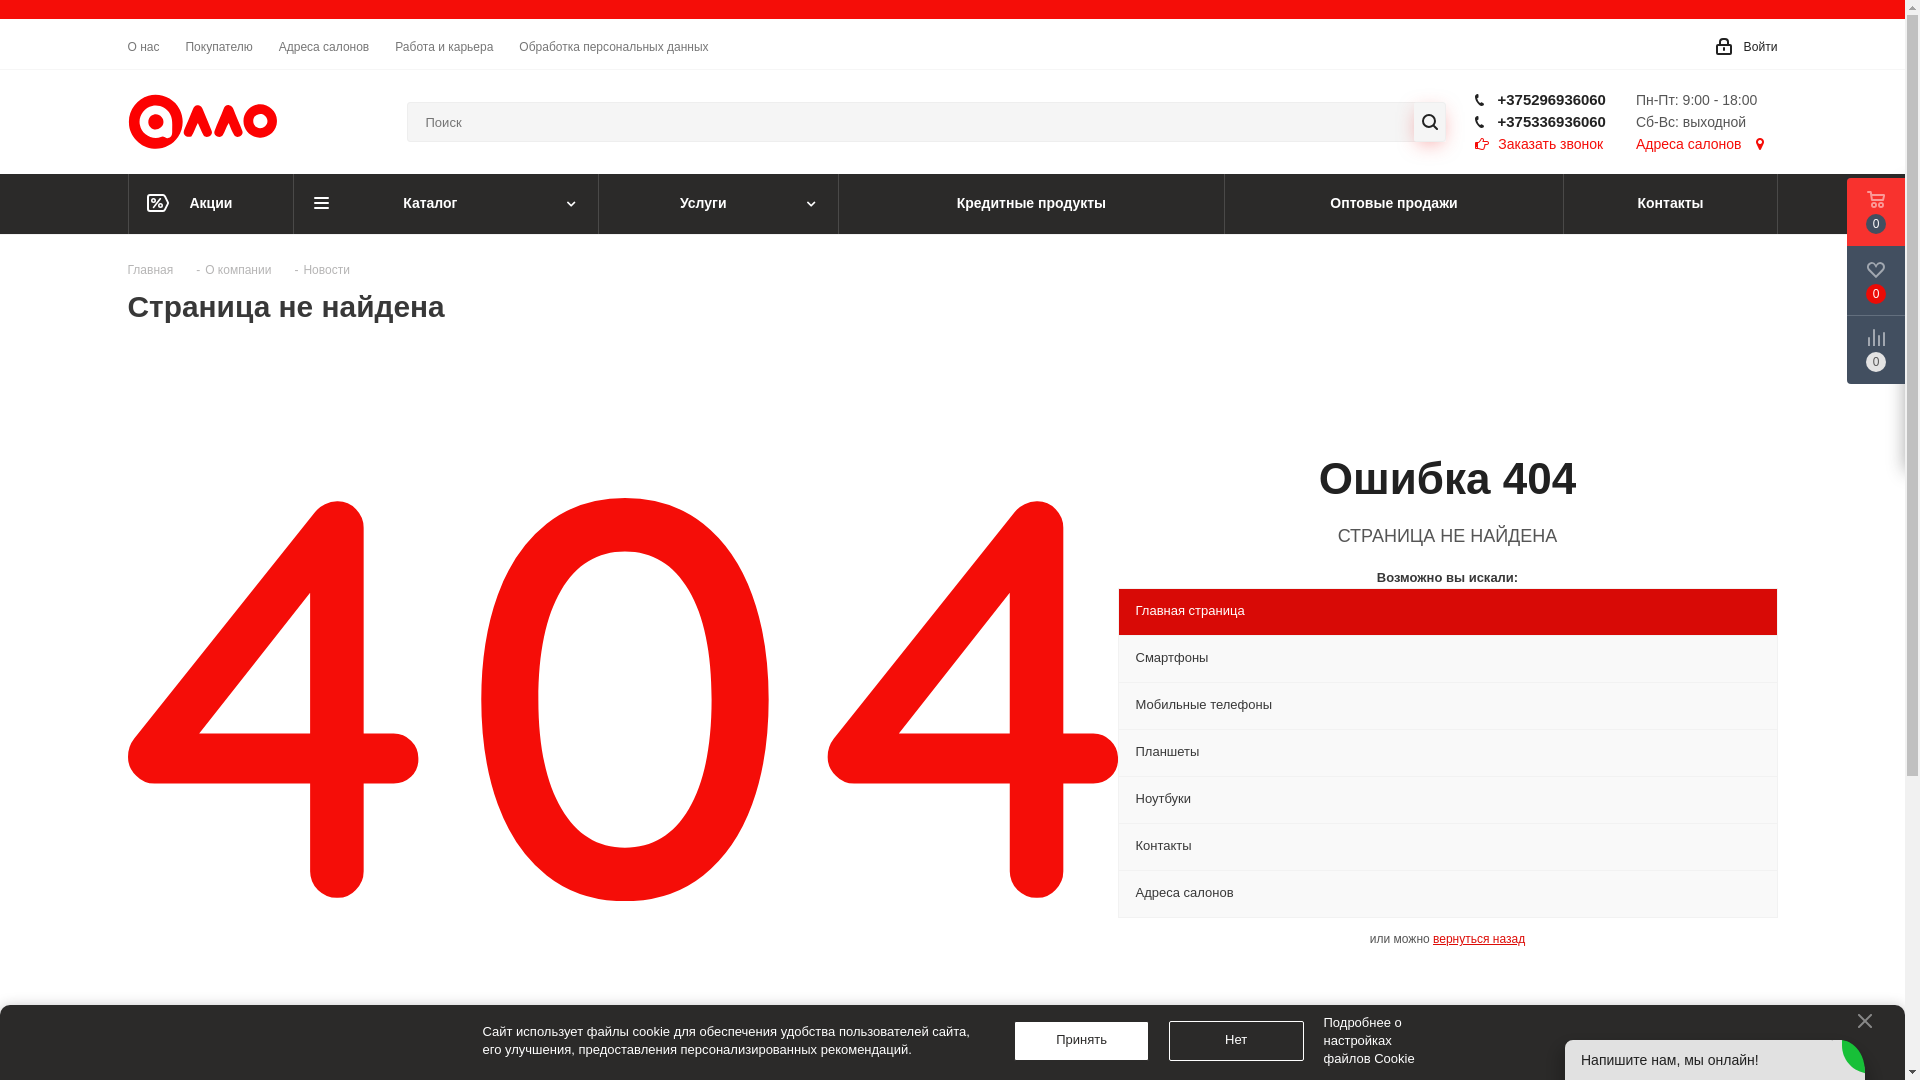 Image resolution: width=1920 pixels, height=1080 pixels. I want to click on '+375296936060', so click(1497, 99).